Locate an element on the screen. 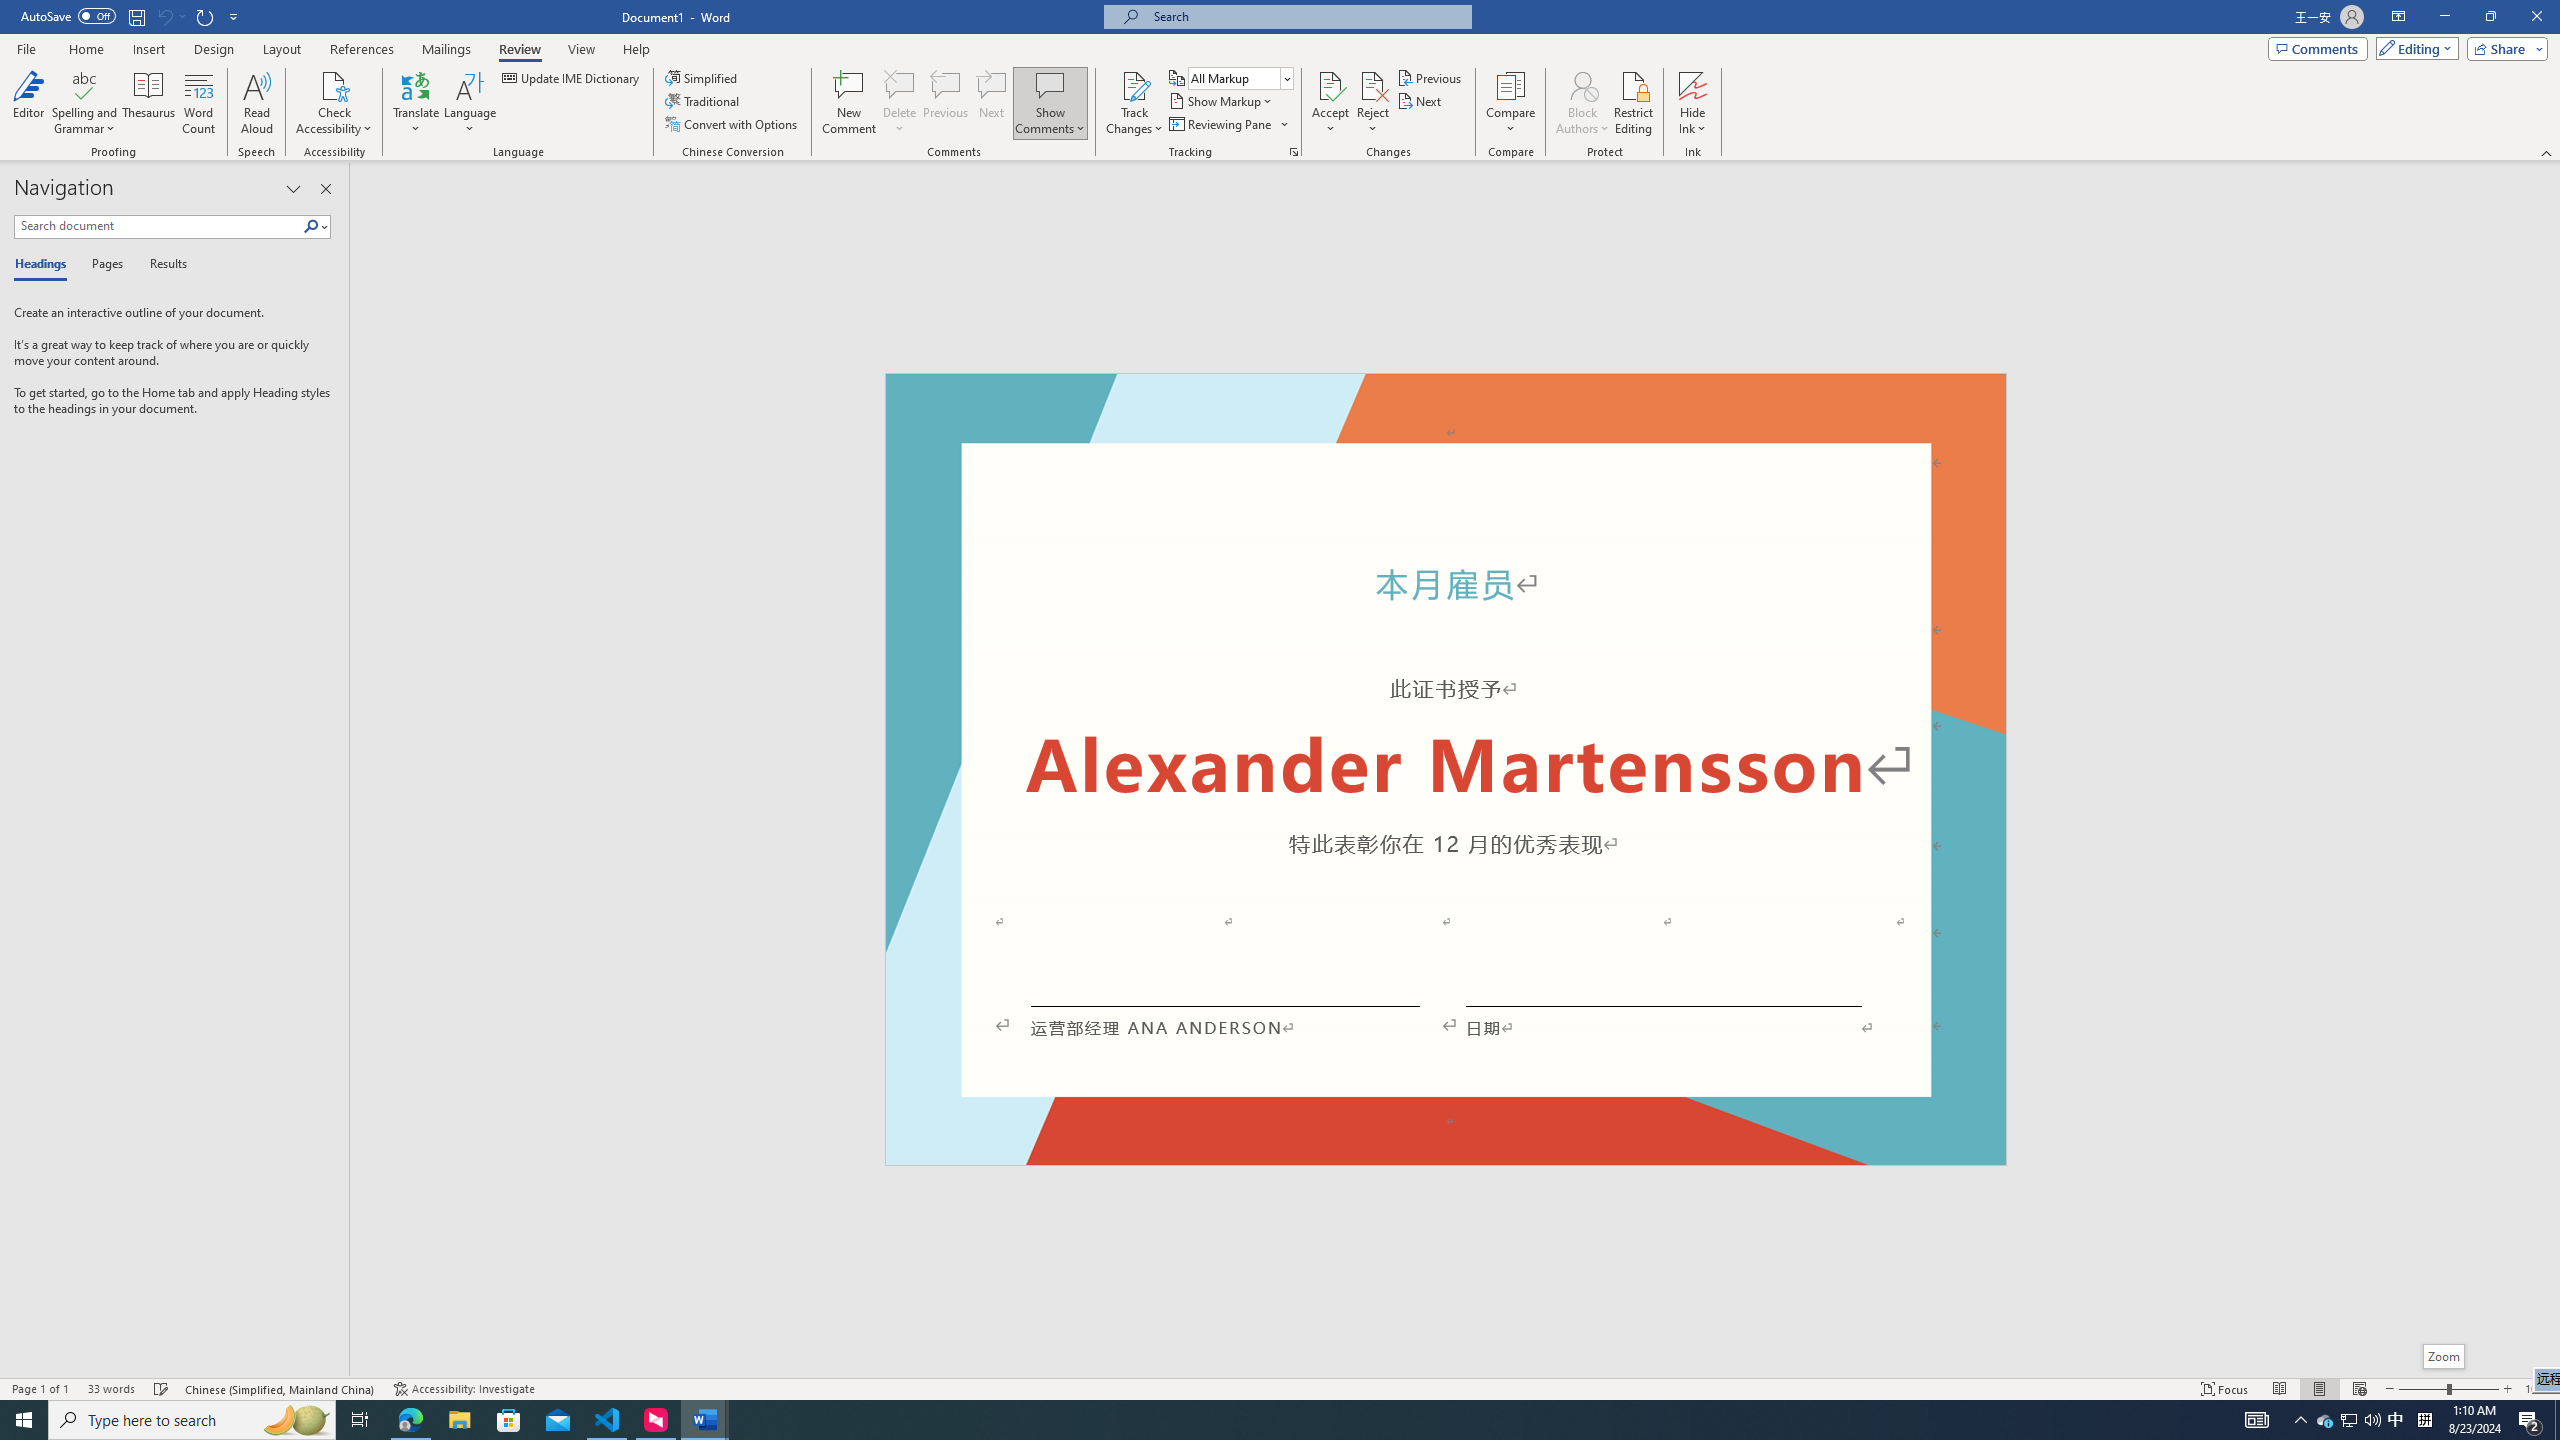 Image resolution: width=2560 pixels, height=1440 pixels. 'Translate' is located at coordinates (416, 103).